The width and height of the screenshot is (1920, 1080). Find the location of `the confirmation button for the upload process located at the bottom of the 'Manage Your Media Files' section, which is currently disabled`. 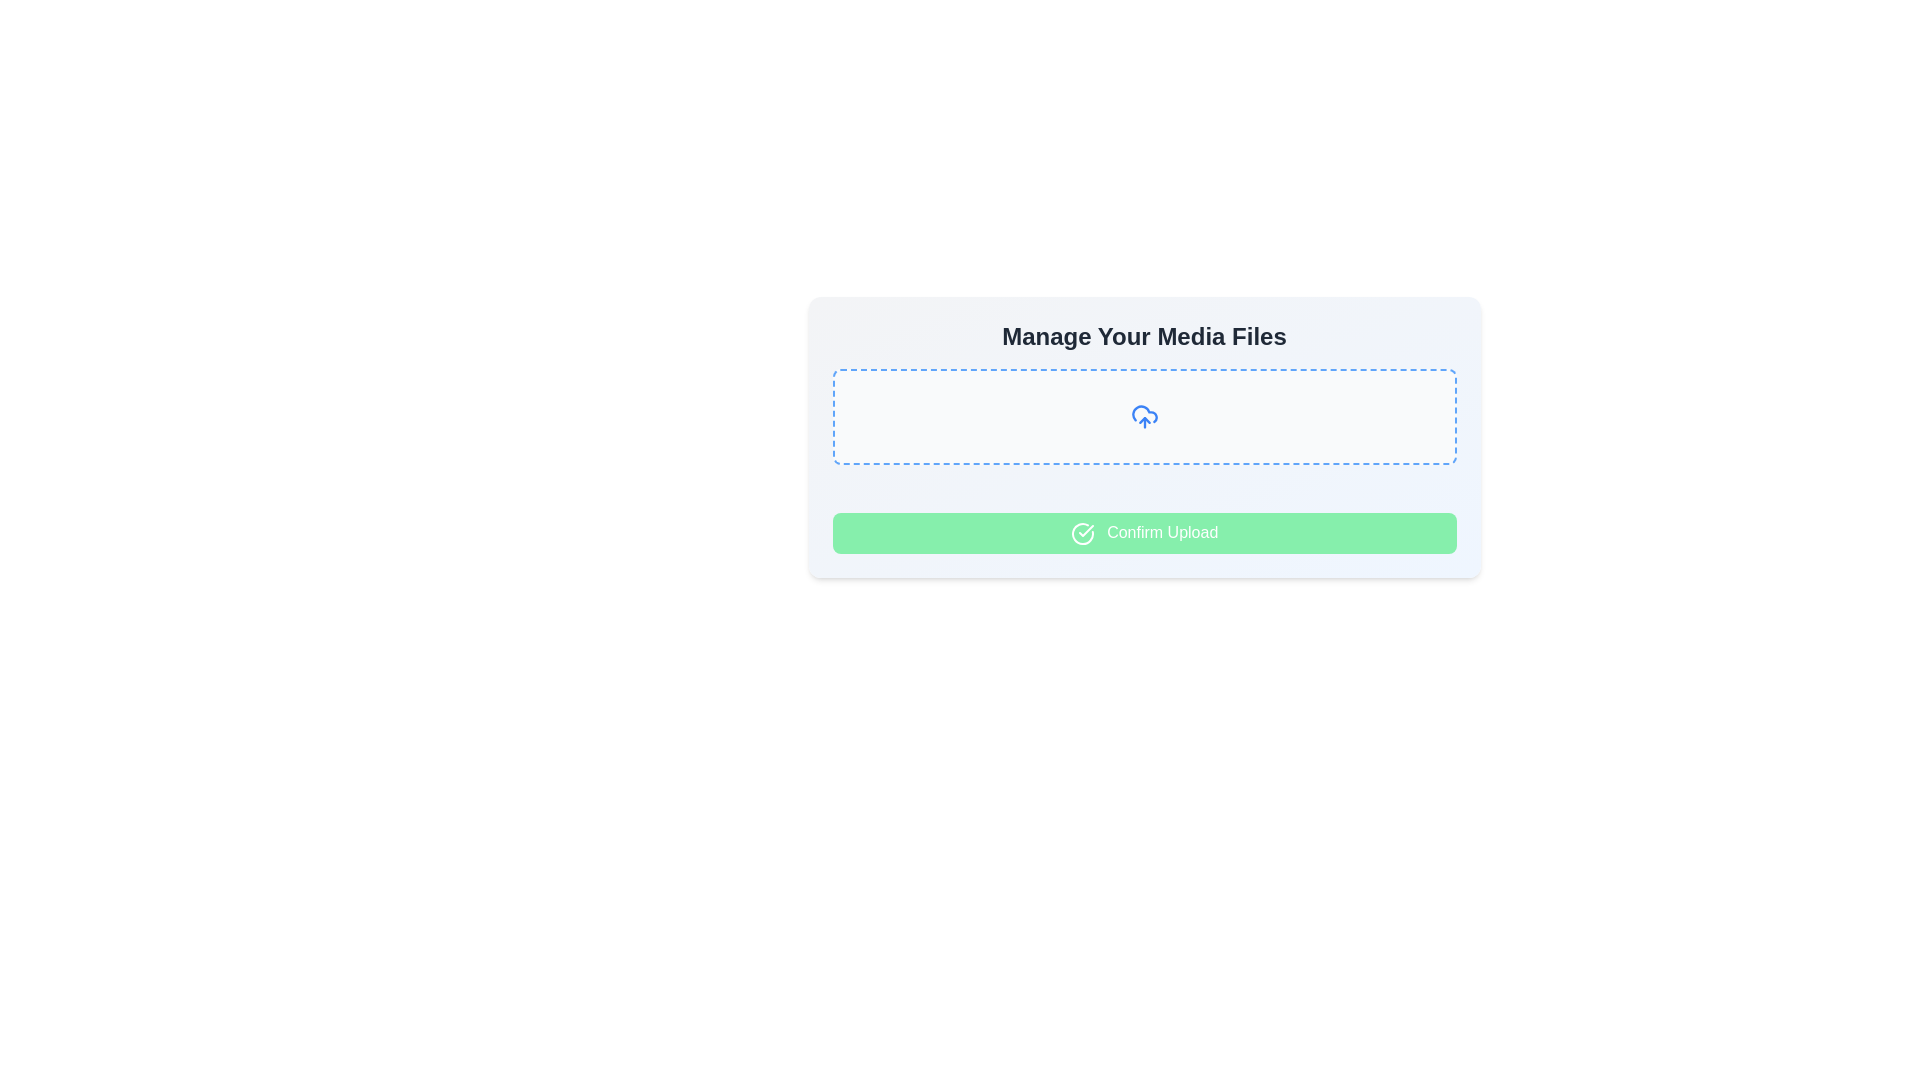

the confirmation button for the upload process located at the bottom of the 'Manage Your Media Files' section, which is currently disabled is located at coordinates (1144, 532).